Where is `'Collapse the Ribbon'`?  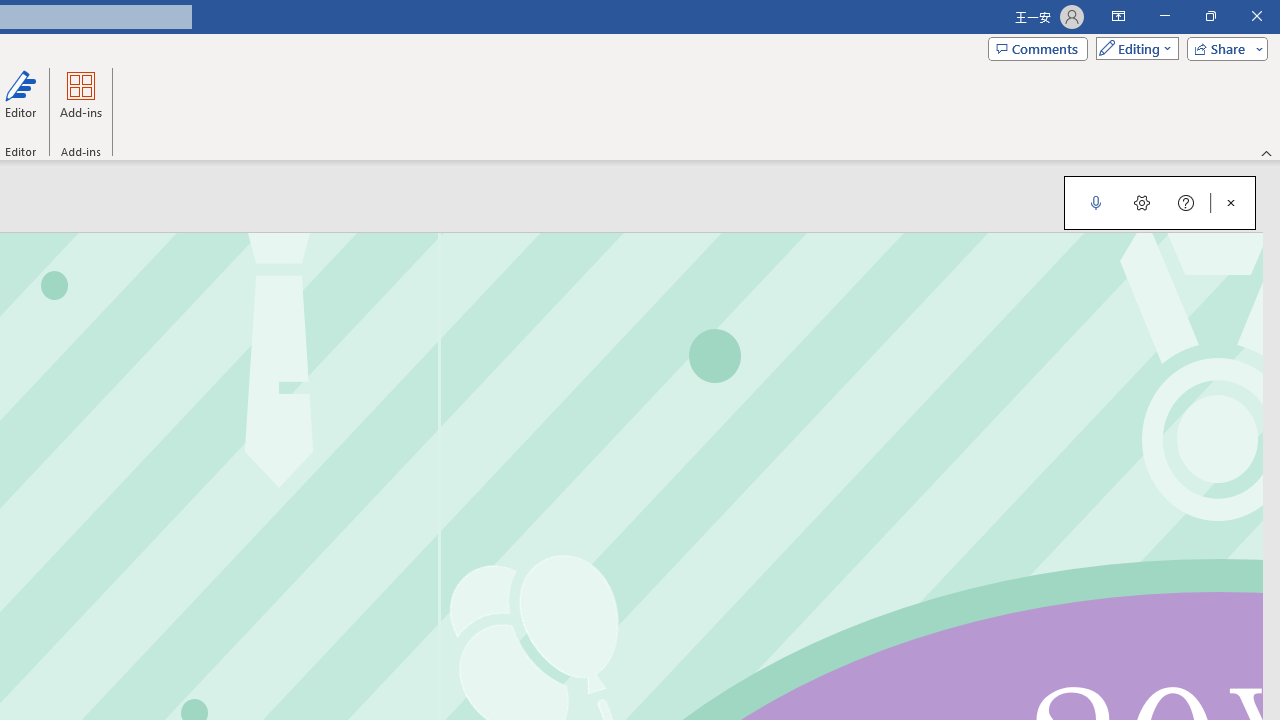
'Collapse the Ribbon' is located at coordinates (1266, 152).